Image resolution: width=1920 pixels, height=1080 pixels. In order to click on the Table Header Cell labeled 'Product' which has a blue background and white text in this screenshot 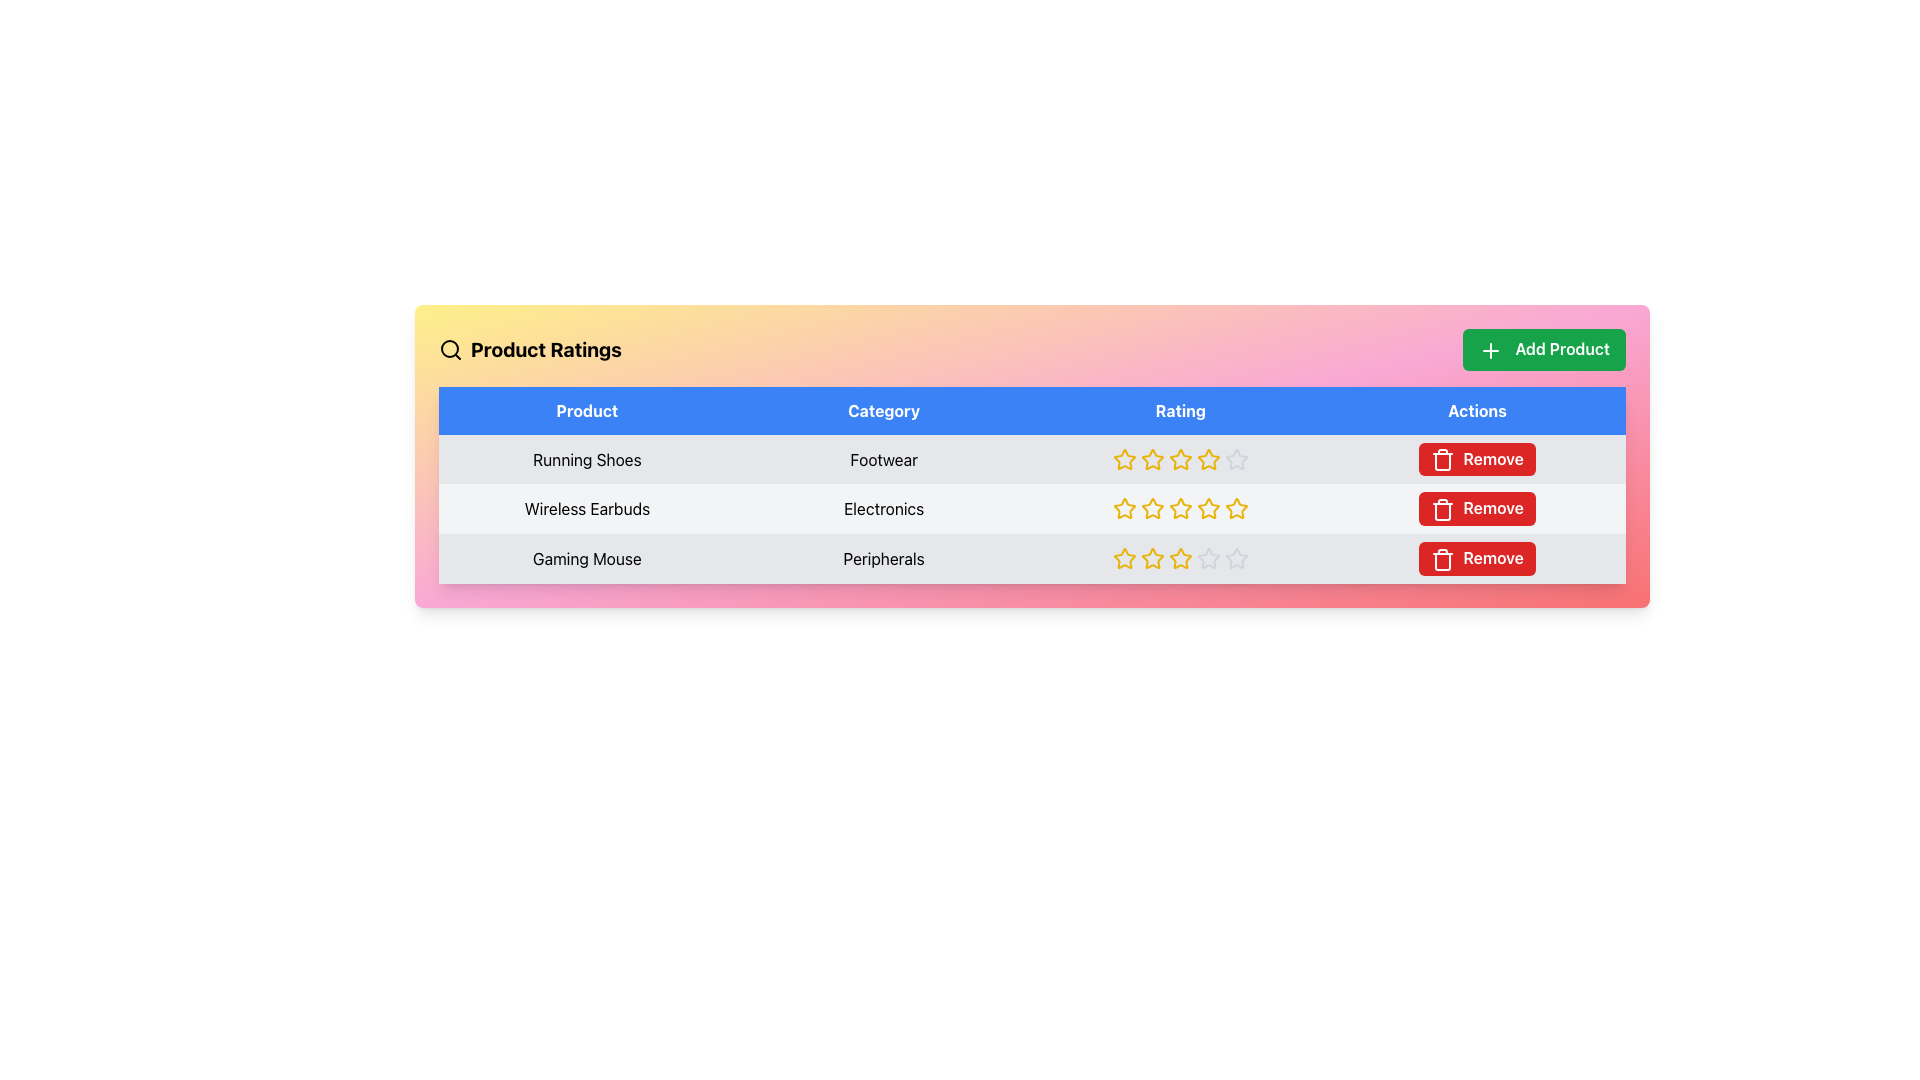, I will do `click(586, 409)`.